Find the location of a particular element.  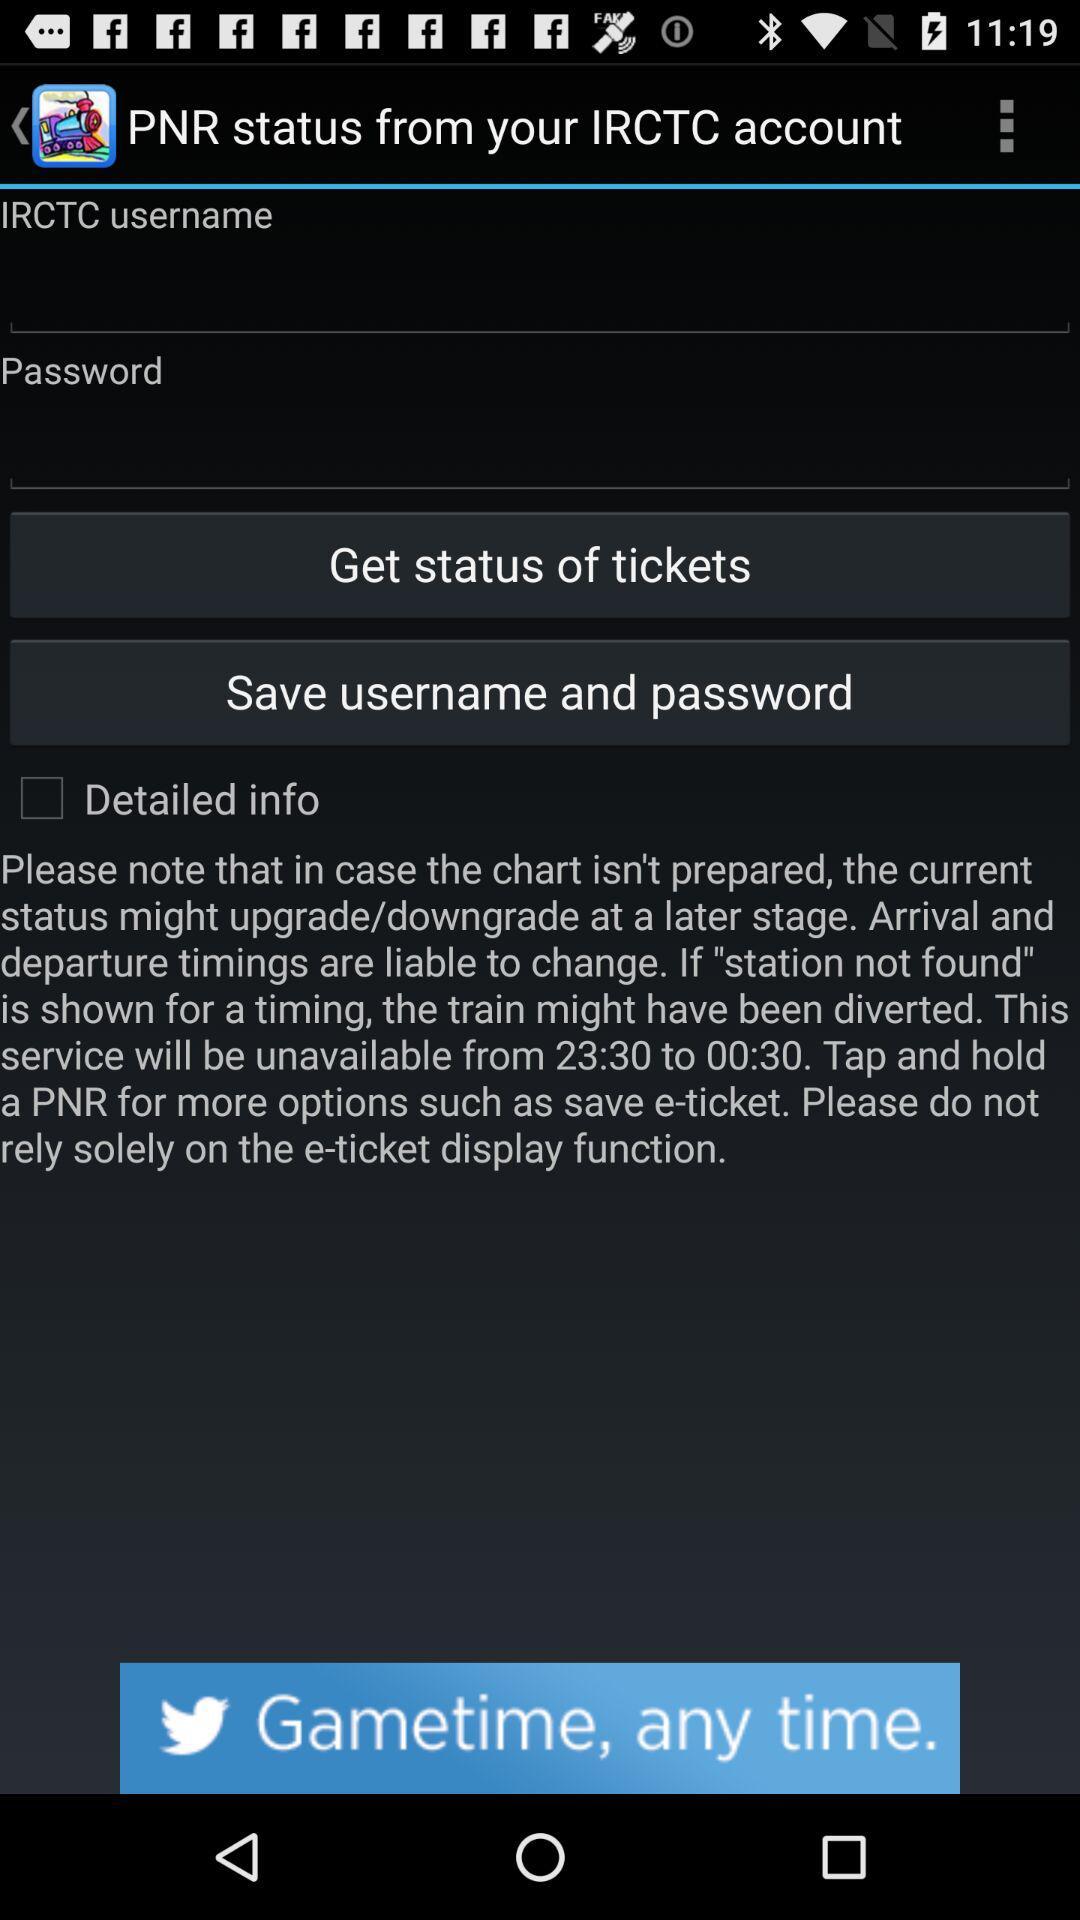

click on add is located at coordinates (540, 1727).